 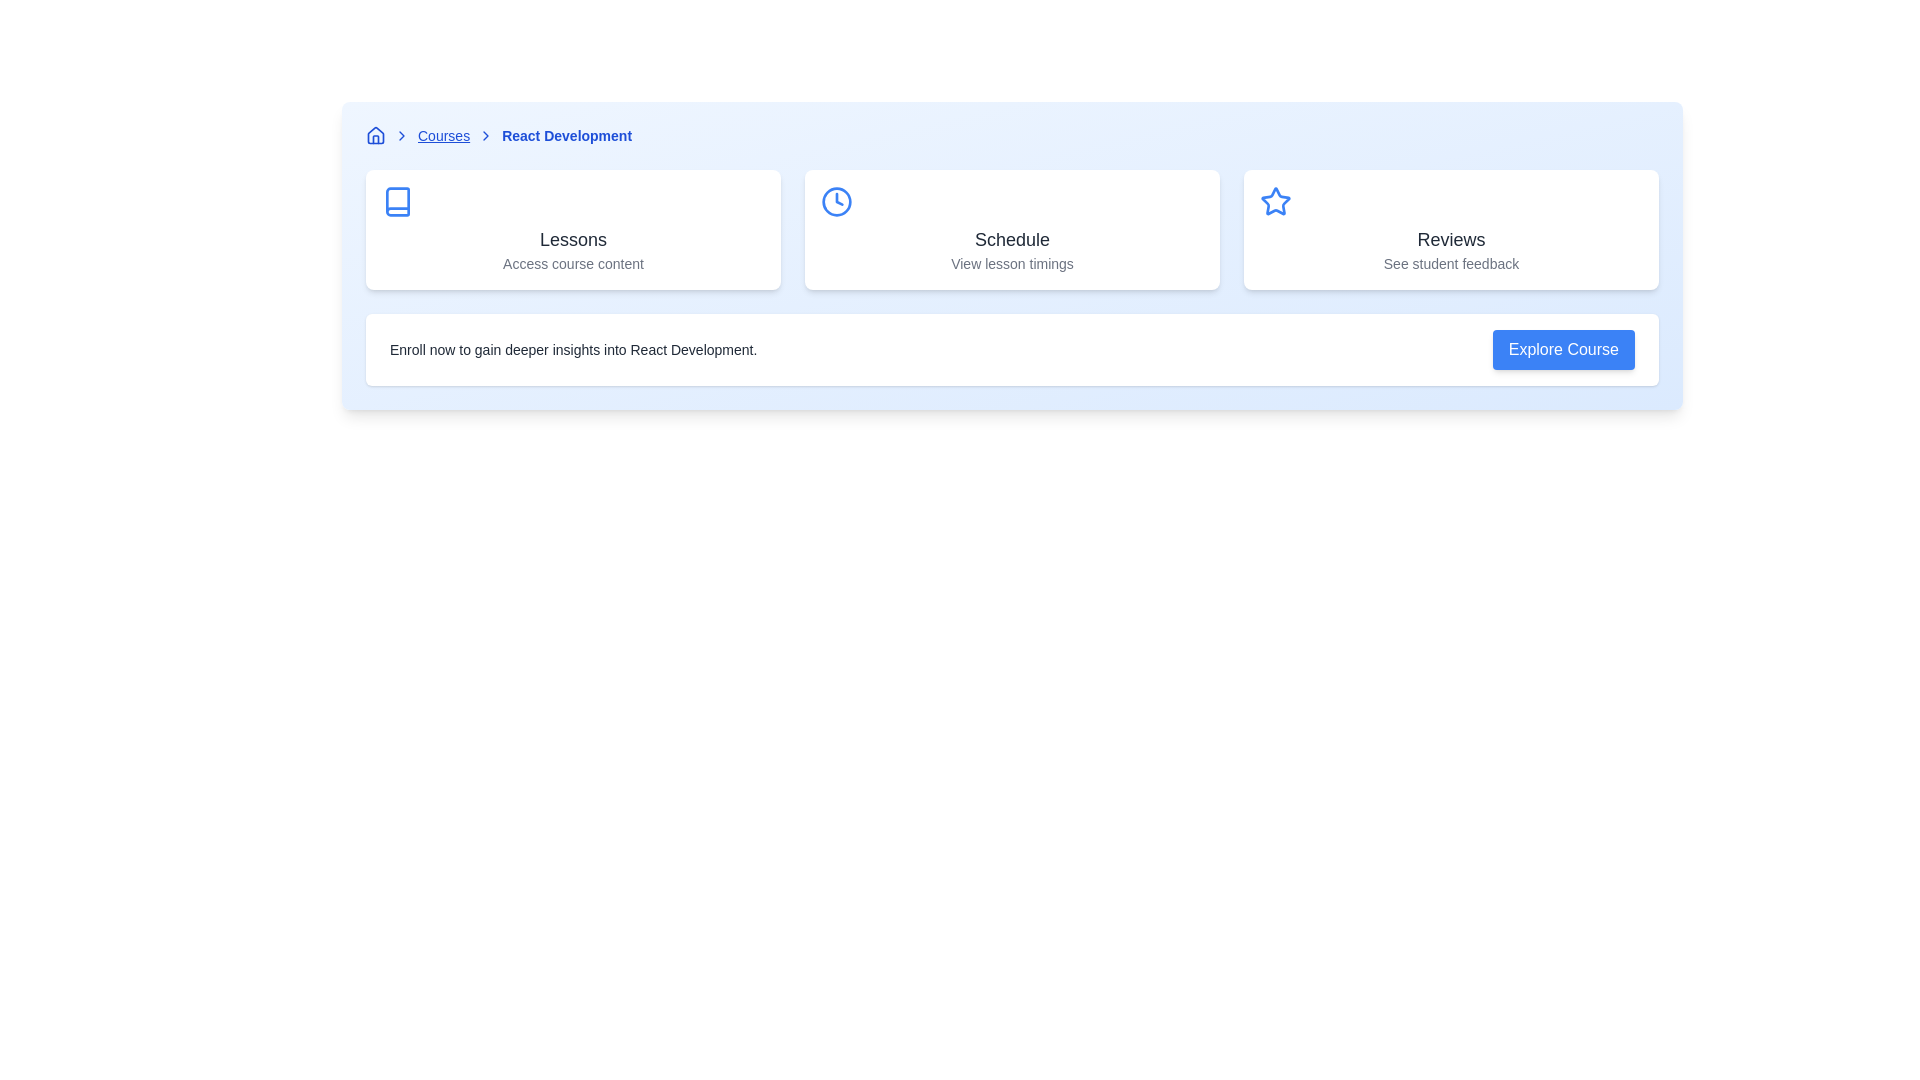 What do you see at coordinates (1012, 262) in the screenshot?
I see `descriptive text located beneath the main title 'Schedule' in the 'Schedule' section, which hints at the content or features accessible via this section` at bounding box center [1012, 262].